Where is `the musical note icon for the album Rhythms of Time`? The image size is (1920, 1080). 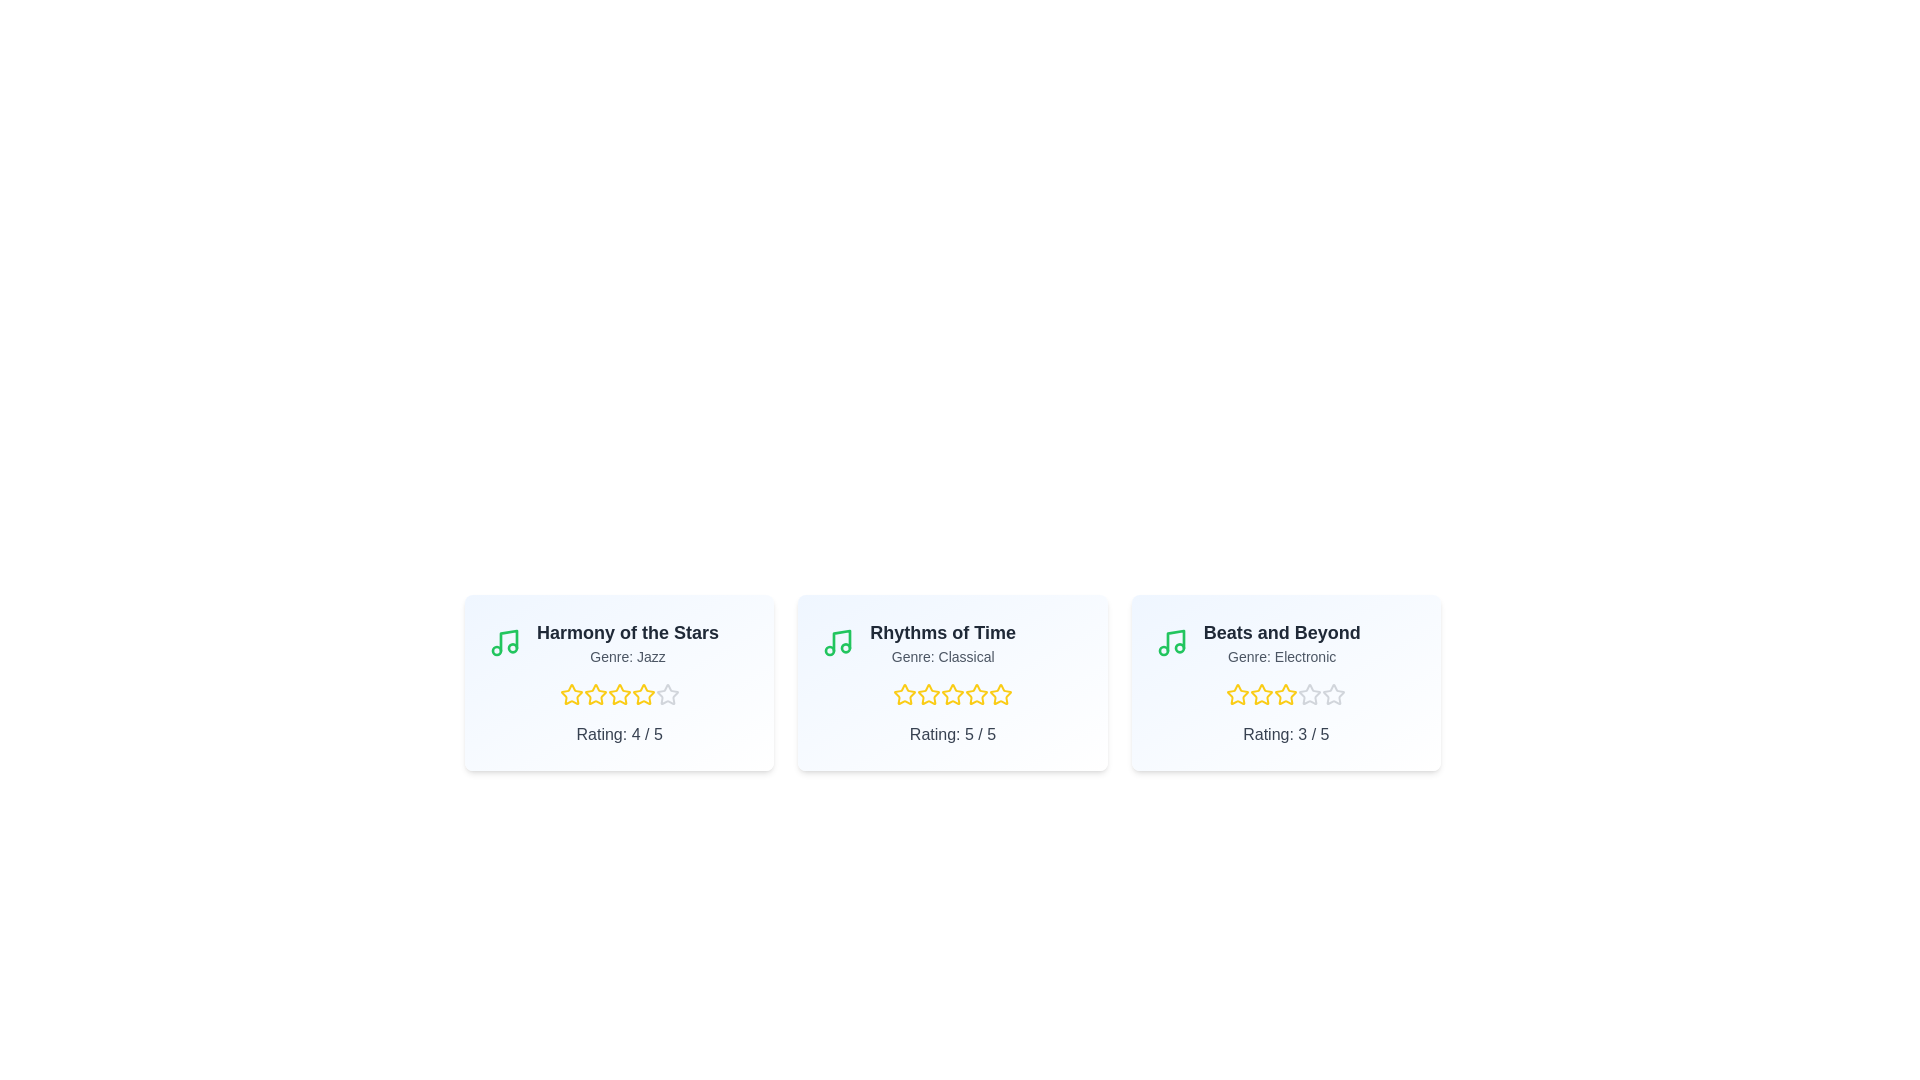
the musical note icon for the album Rhythms of Time is located at coordinates (838, 643).